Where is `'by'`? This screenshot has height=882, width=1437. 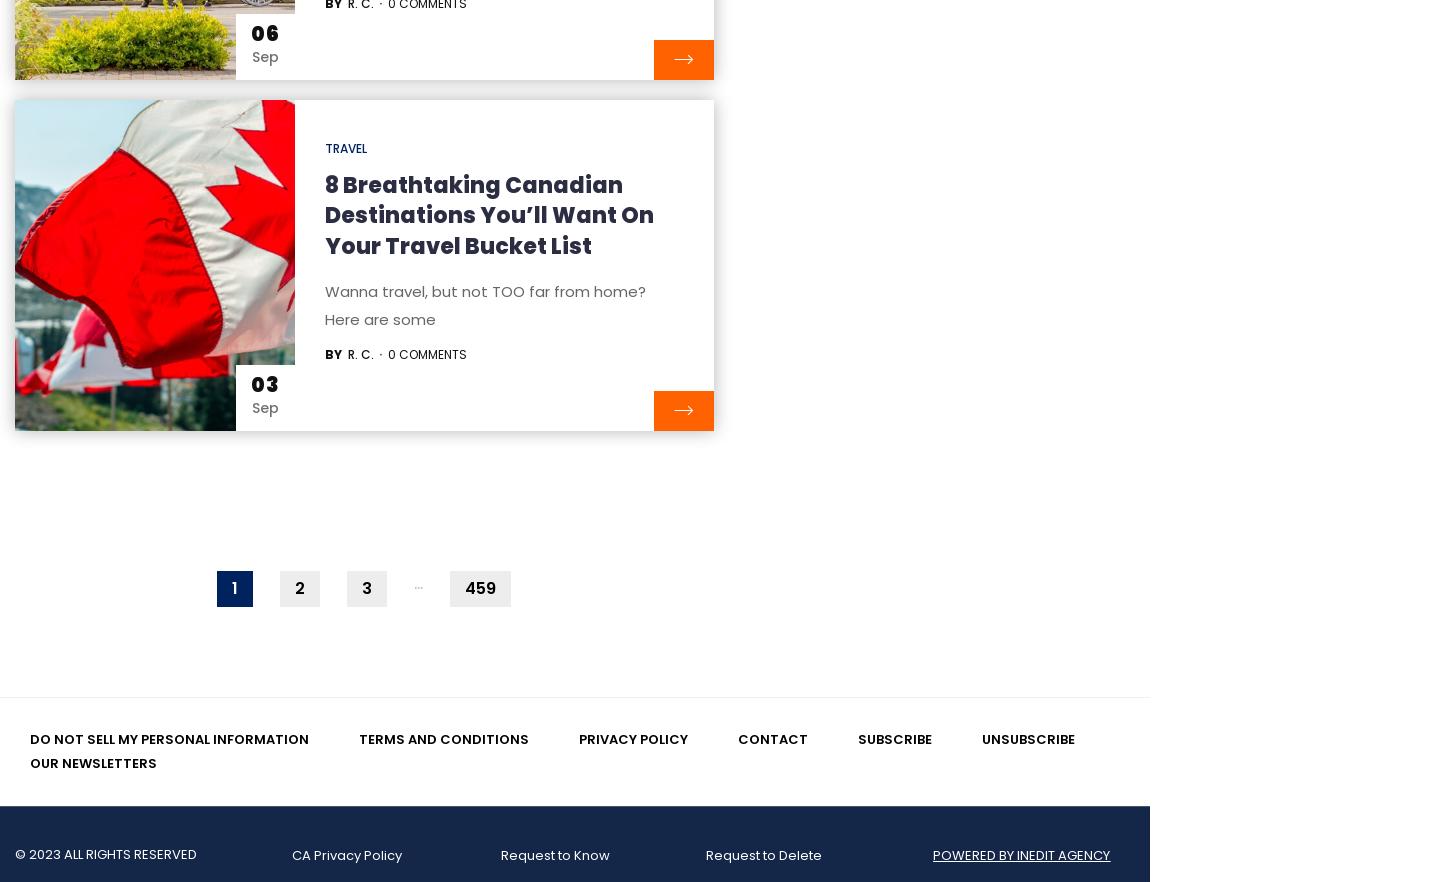 'by' is located at coordinates (331, 352).